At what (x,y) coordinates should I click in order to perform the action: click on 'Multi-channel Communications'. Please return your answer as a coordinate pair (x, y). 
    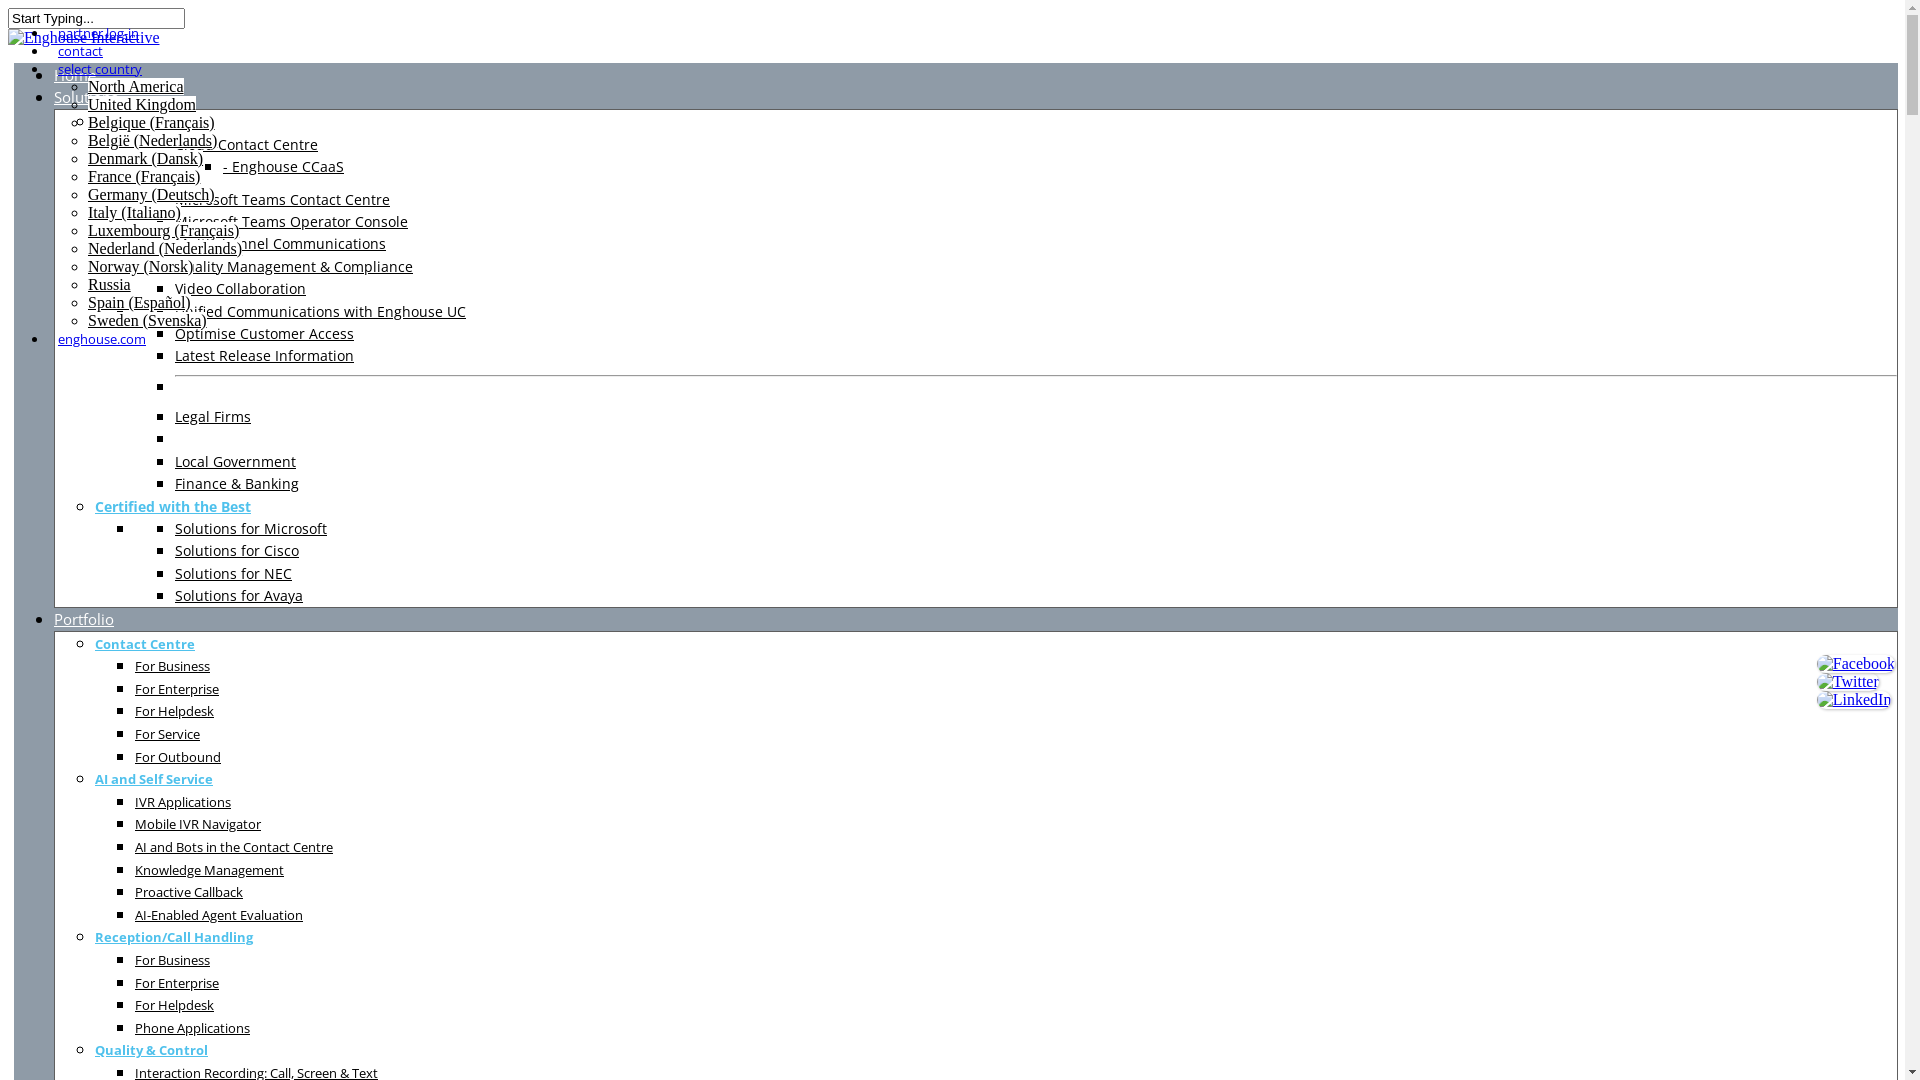
    Looking at the image, I should click on (279, 242).